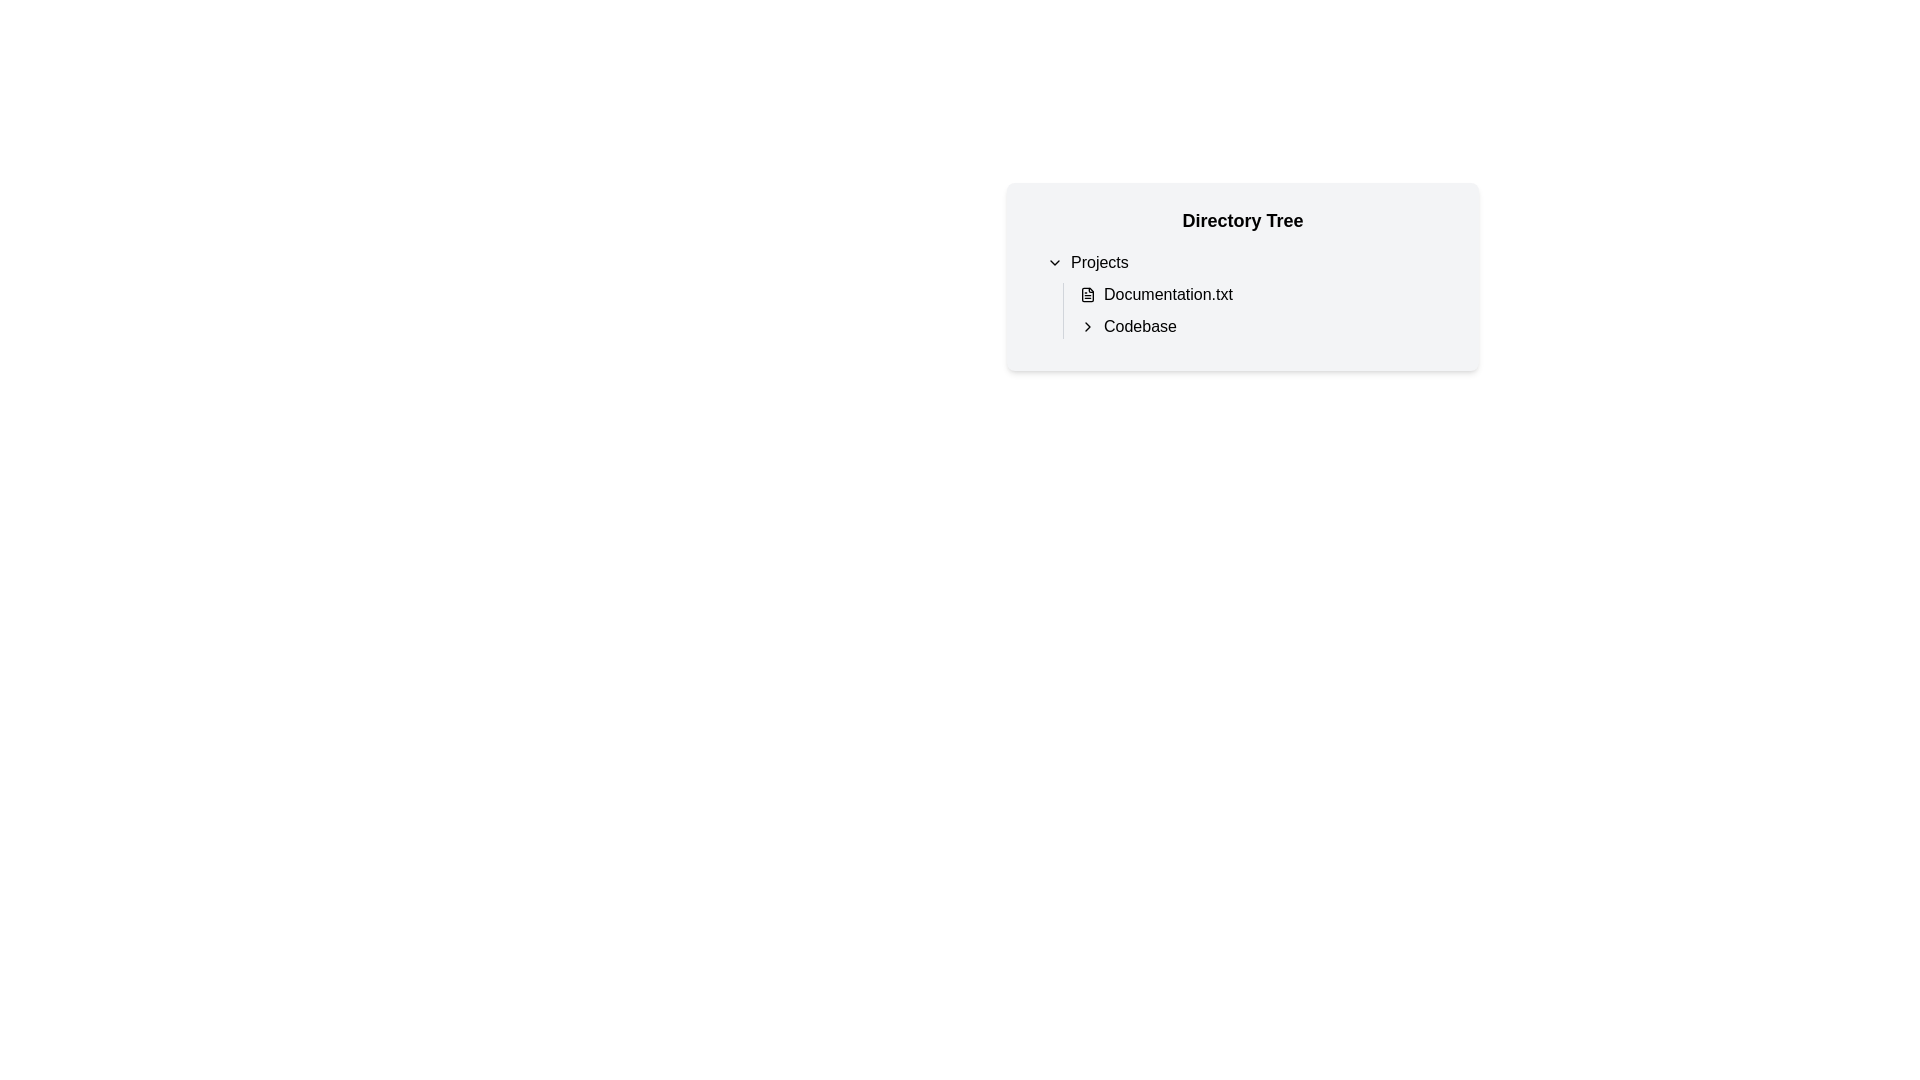 The height and width of the screenshot is (1080, 1920). What do you see at coordinates (1054, 261) in the screenshot?
I see `the 'Projects' section icon, which indicates that the section is currently expanded and can be collapsed` at bounding box center [1054, 261].